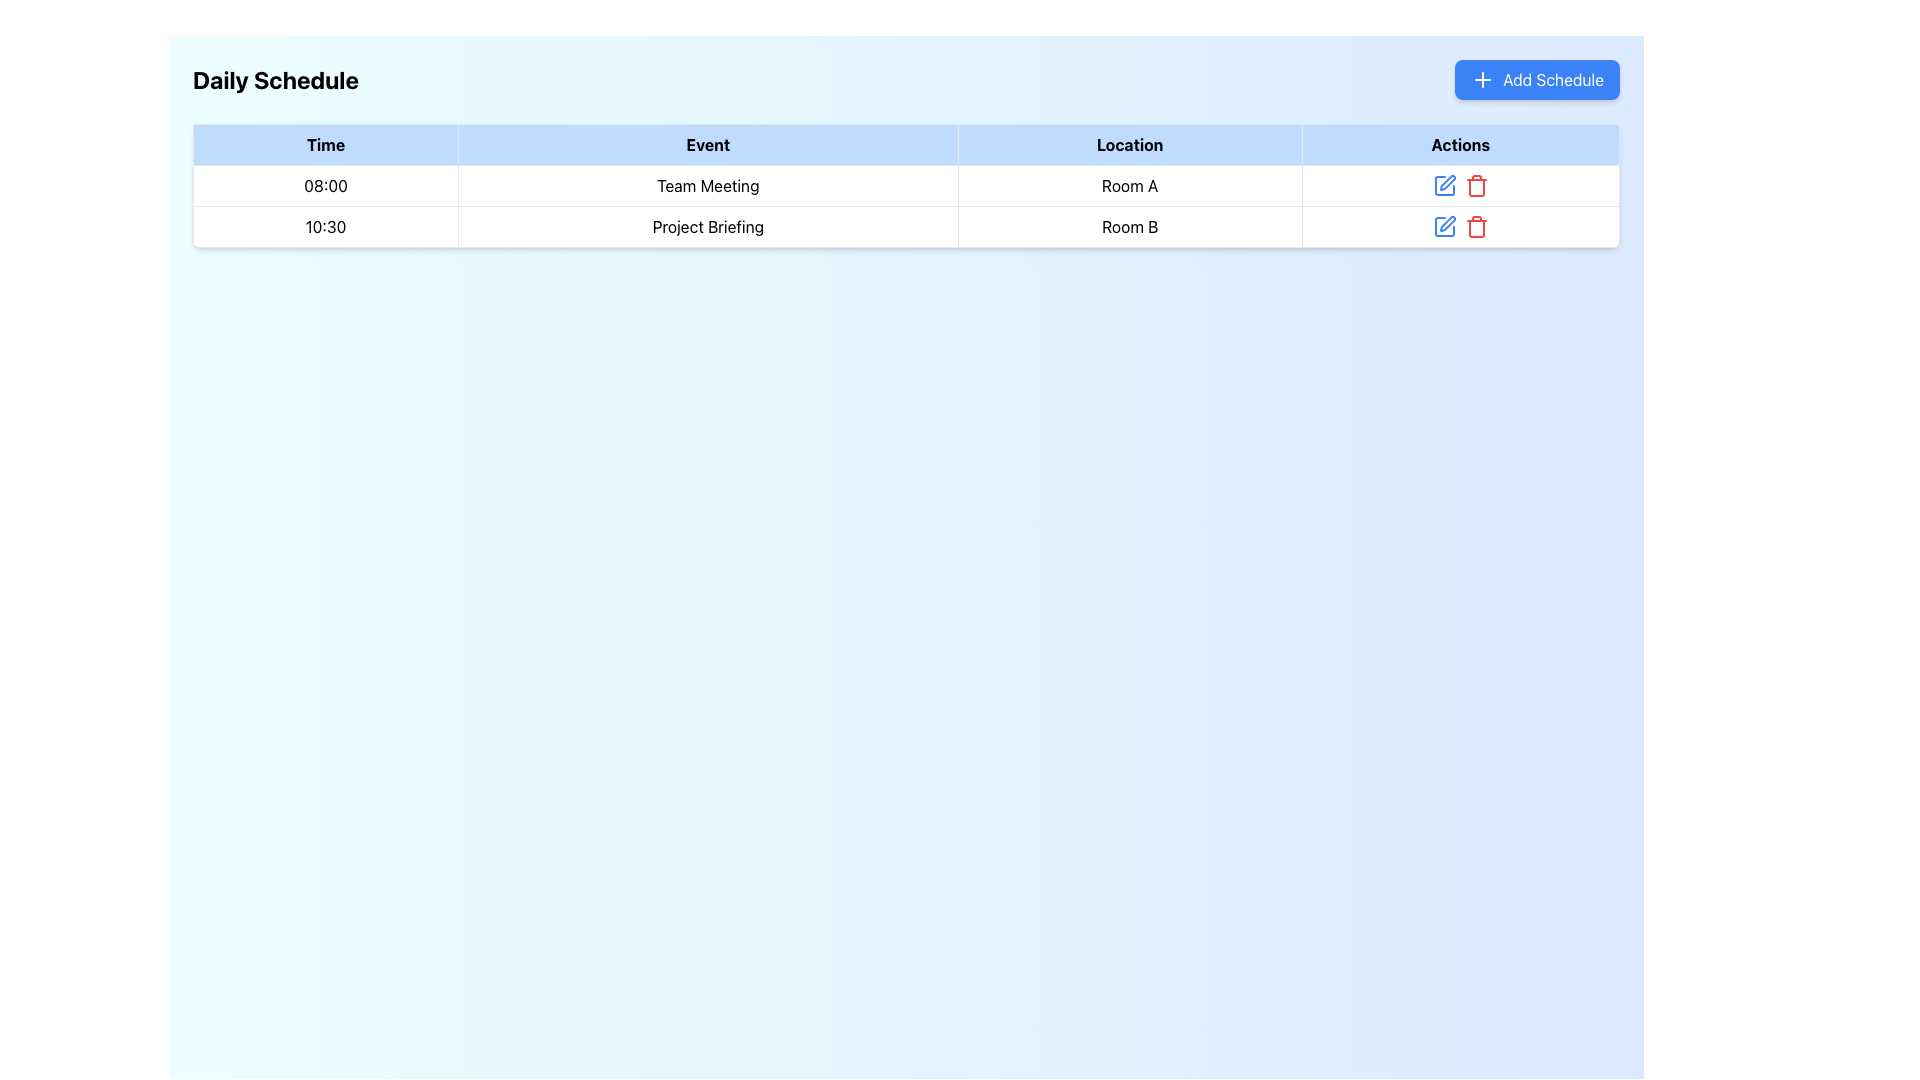 The height and width of the screenshot is (1080, 1920). Describe the element at coordinates (1130, 144) in the screenshot. I see `the Table Header Cell labeled 'Location' which is the third column header in a tabular layout` at that location.